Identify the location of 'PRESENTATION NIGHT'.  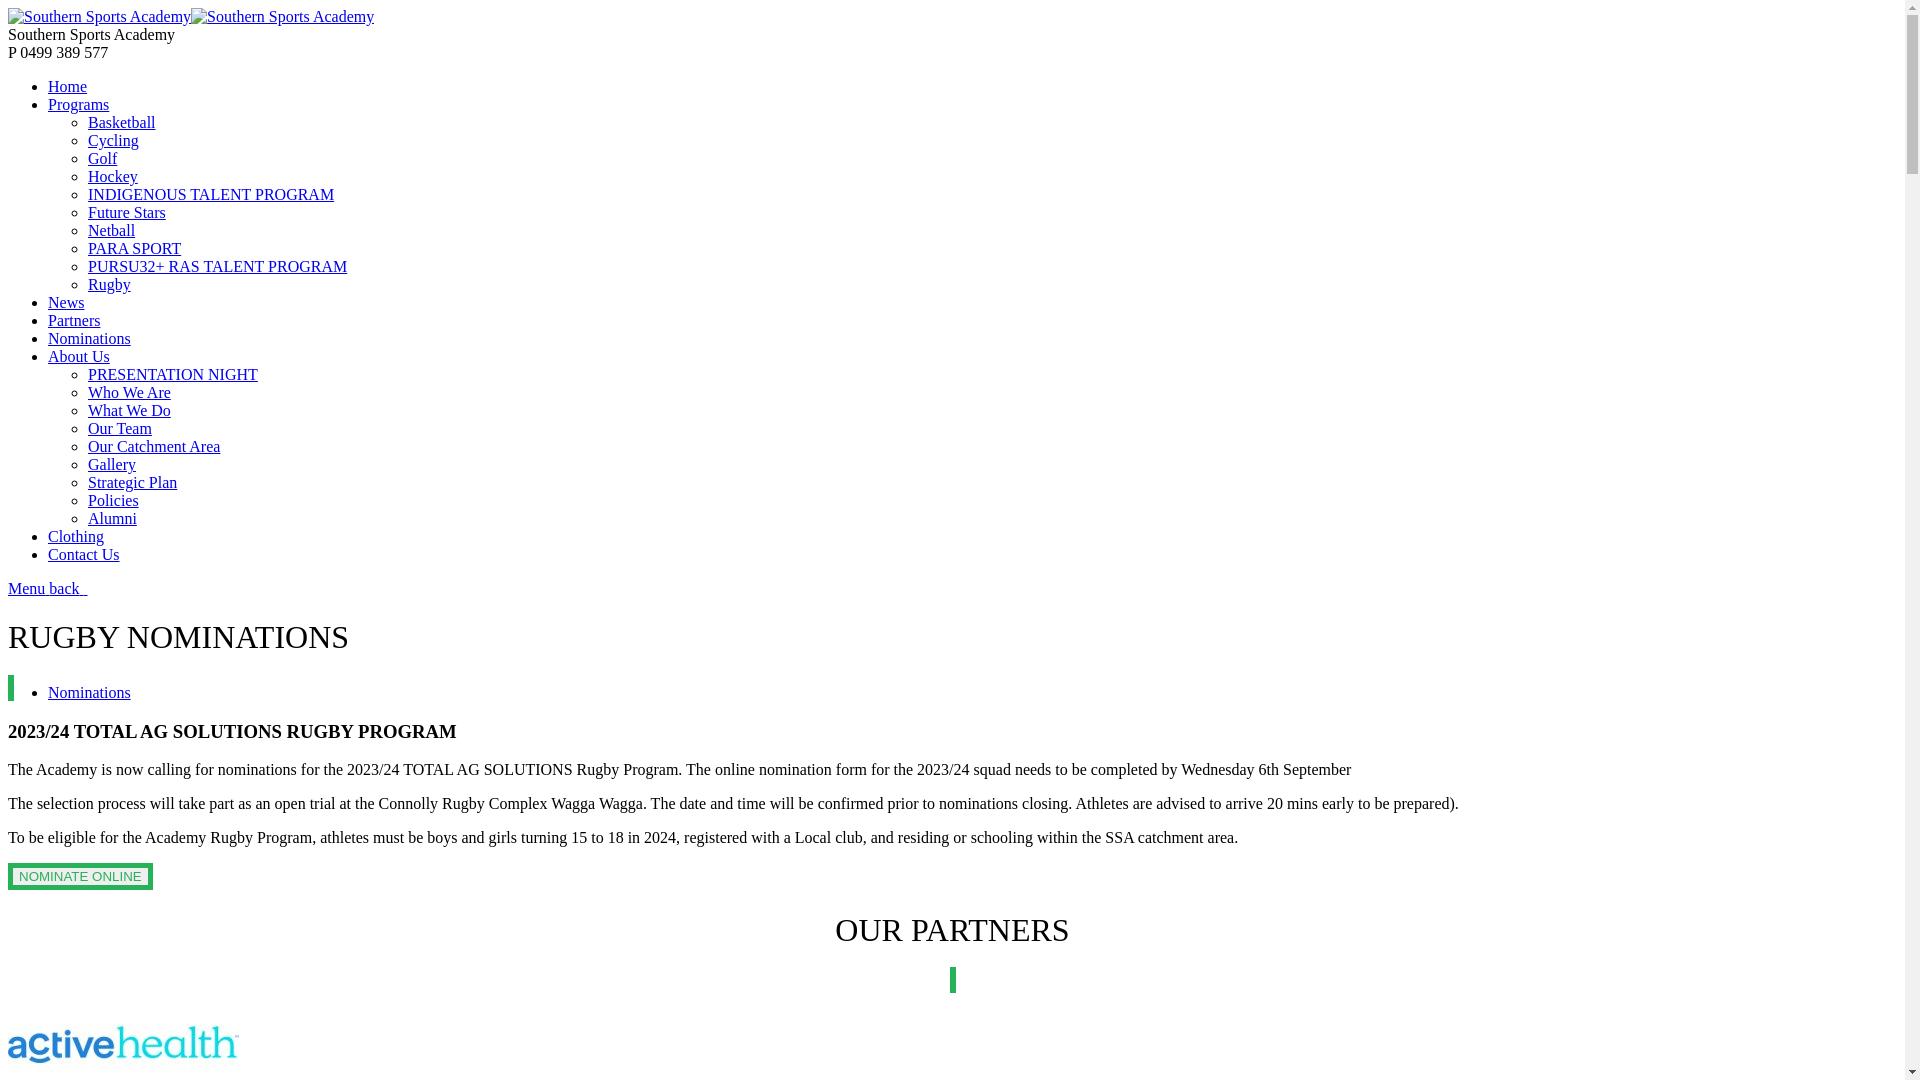
(172, 374).